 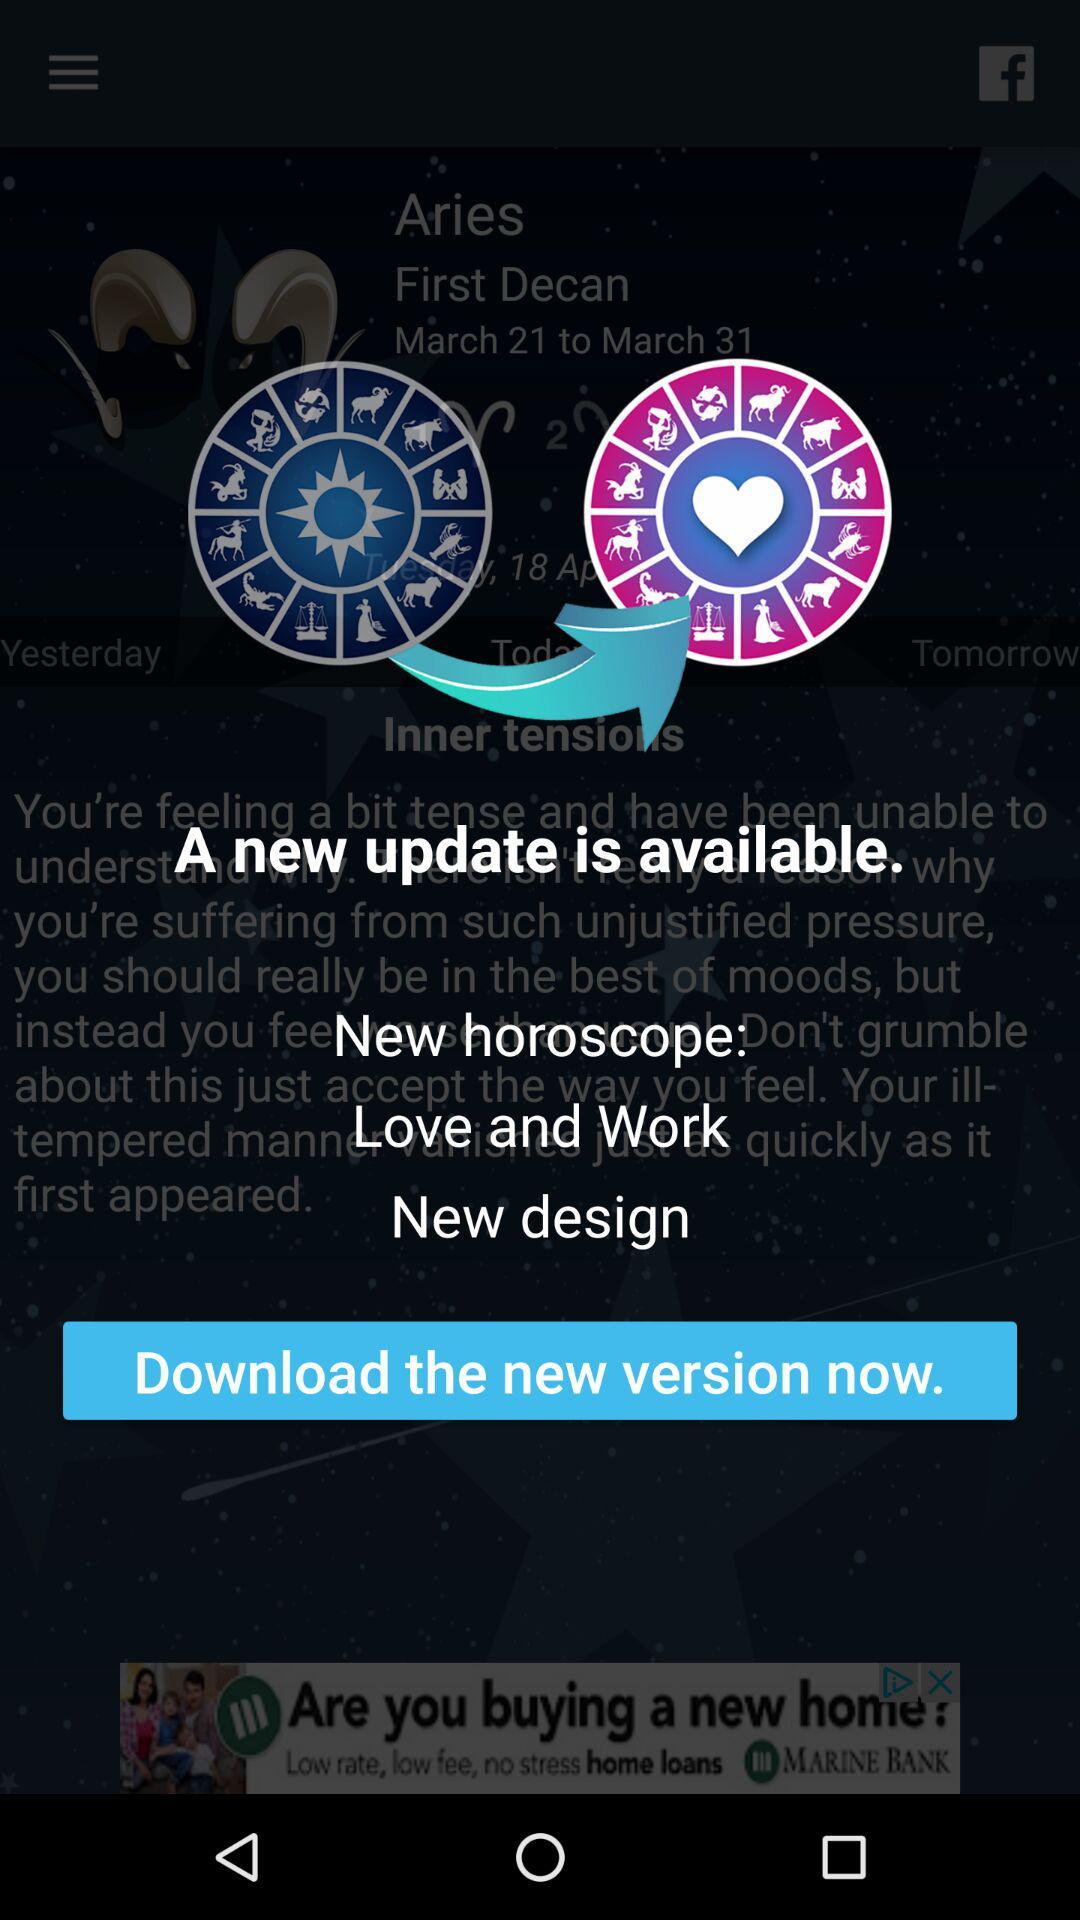 What do you see at coordinates (540, 1369) in the screenshot?
I see `download the new at the bottom` at bounding box center [540, 1369].